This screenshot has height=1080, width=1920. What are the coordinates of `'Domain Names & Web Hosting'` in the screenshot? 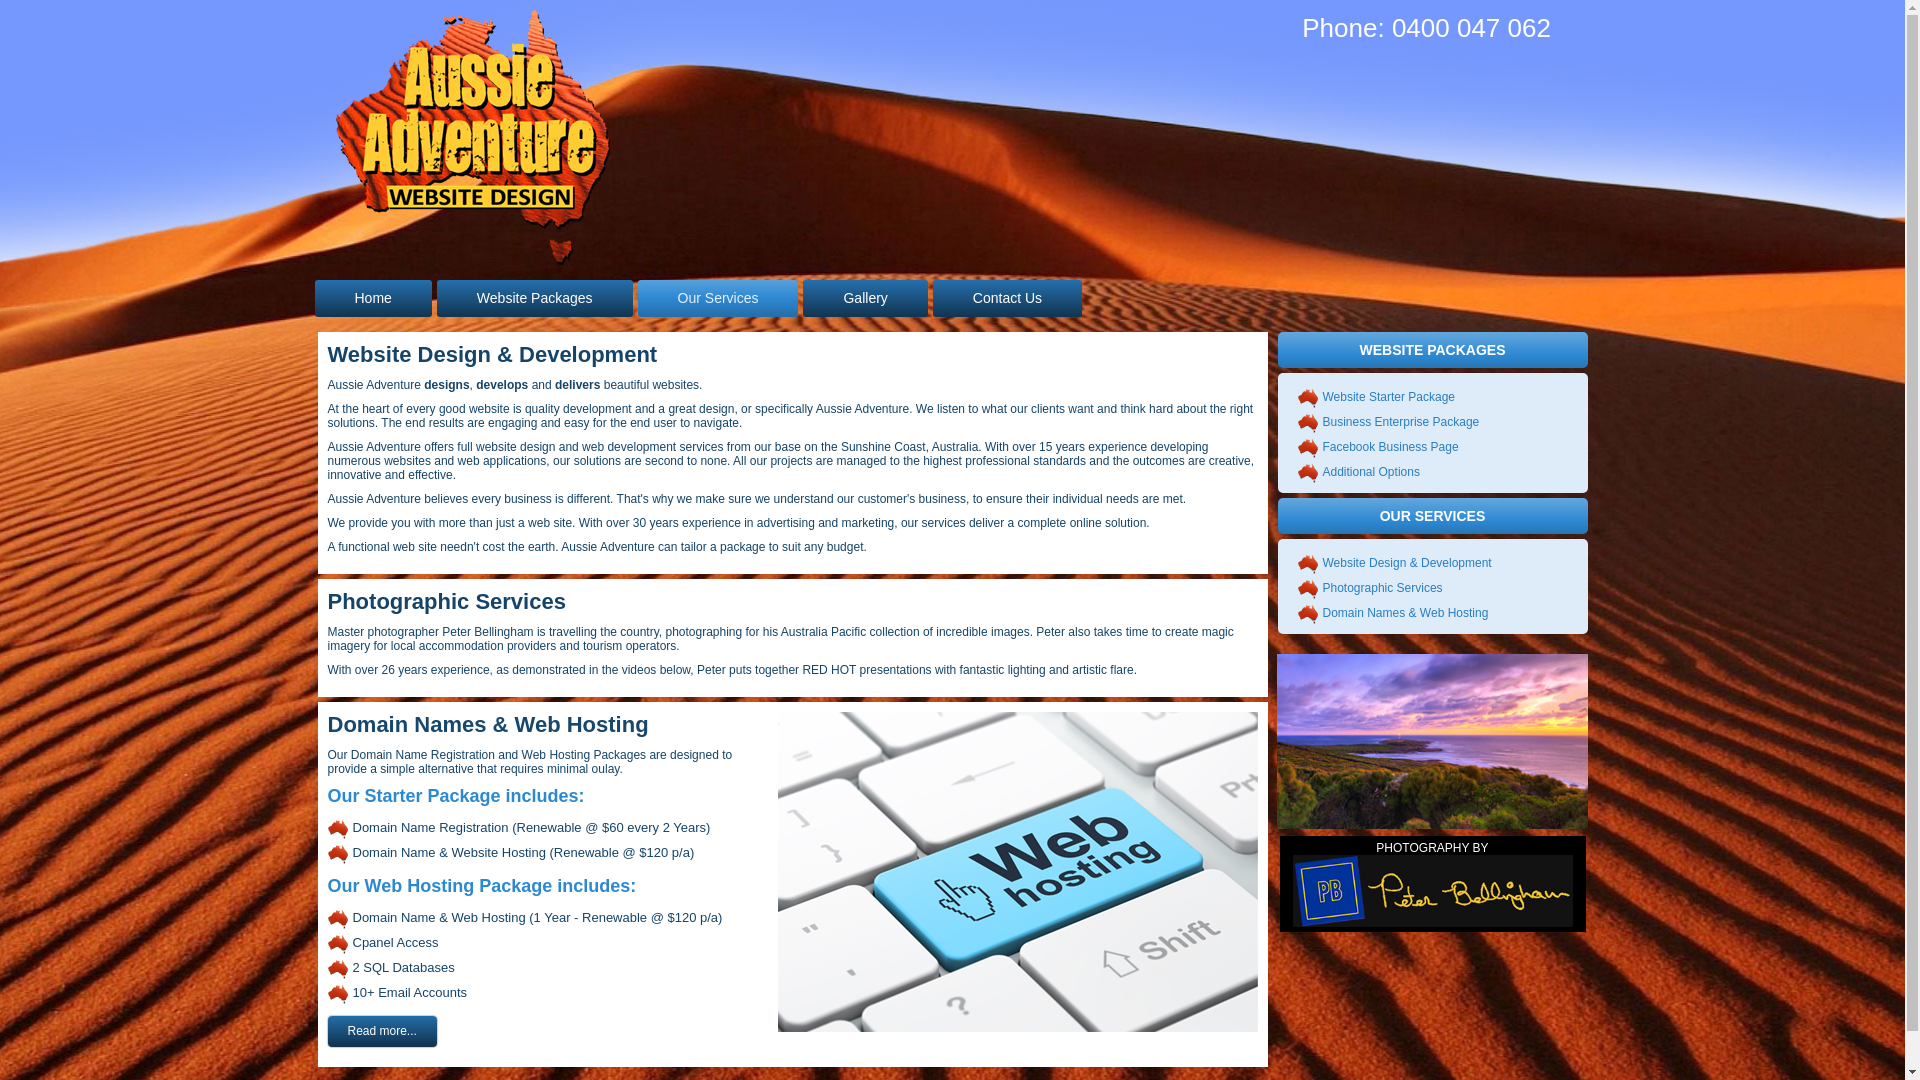 It's located at (1404, 612).